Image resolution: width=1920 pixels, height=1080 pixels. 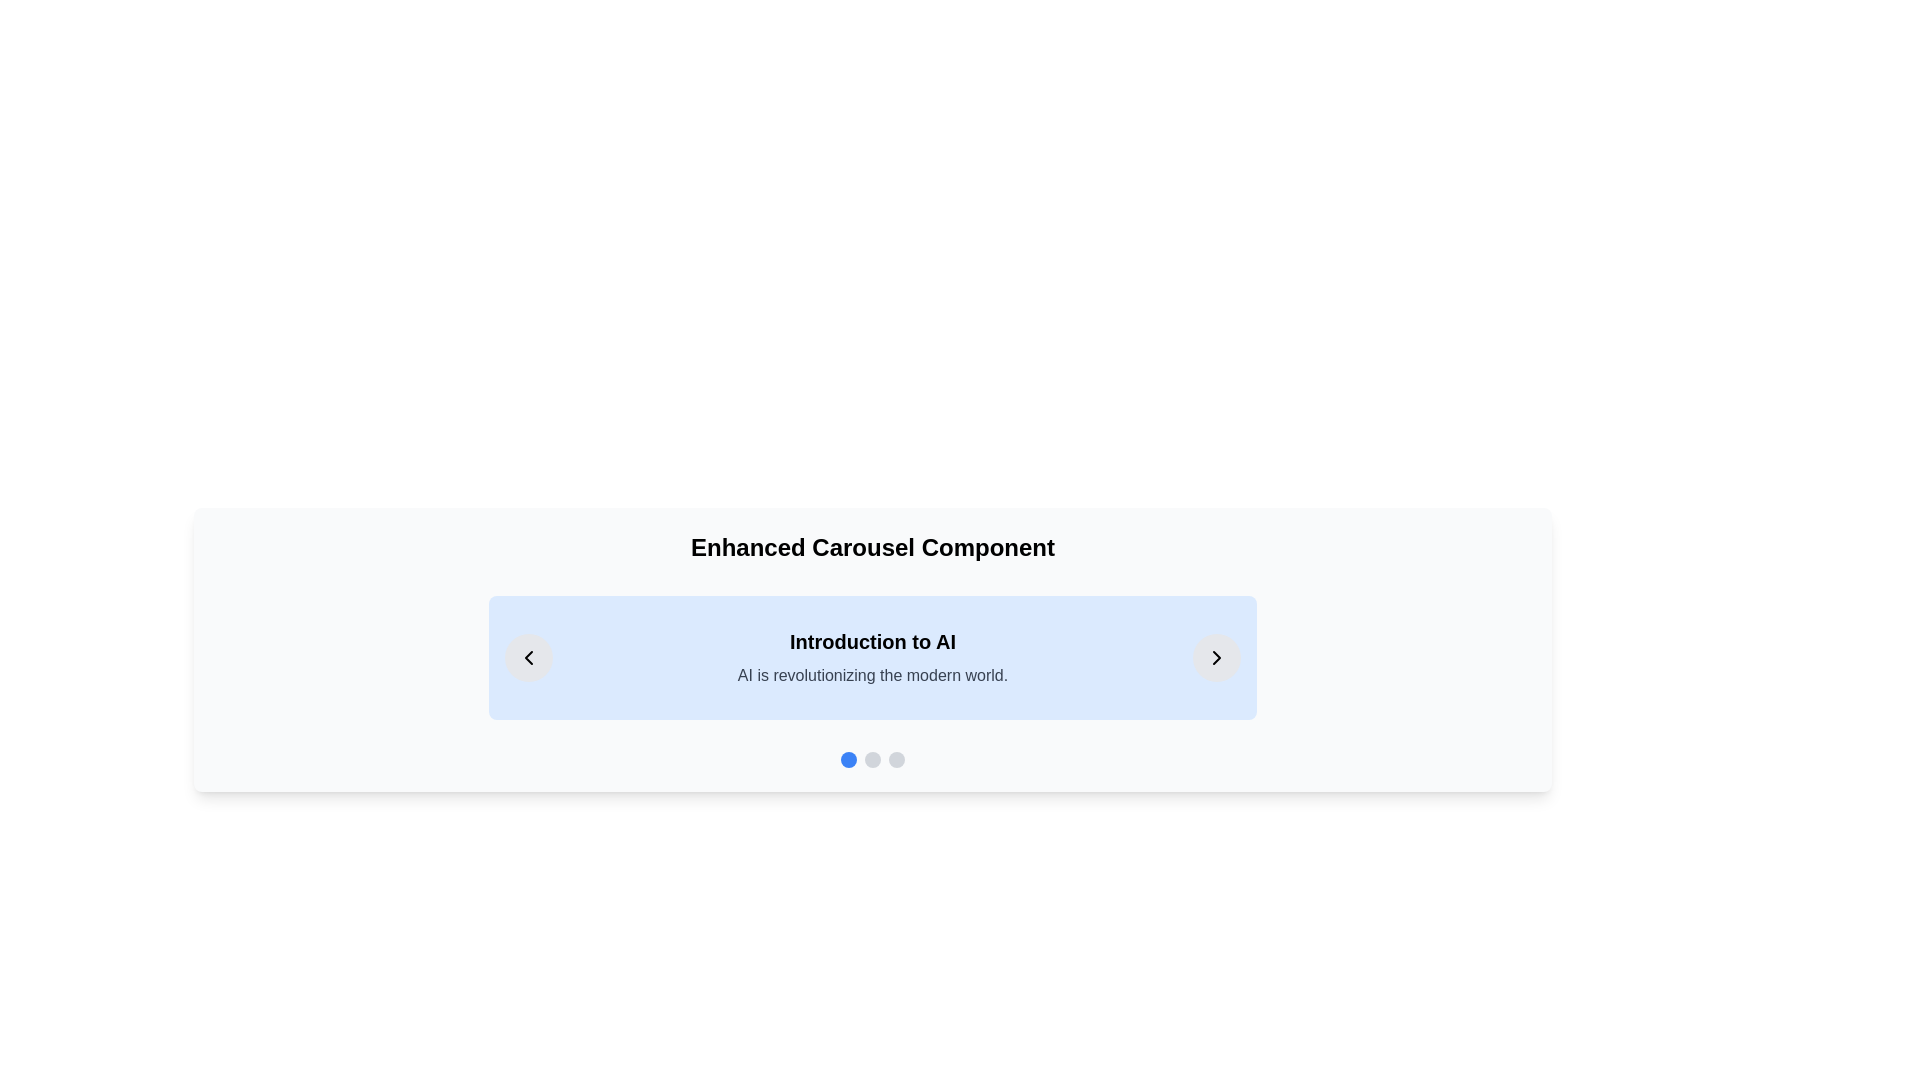 What do you see at coordinates (1216, 658) in the screenshot?
I see `the right-pointing chevron icon` at bounding box center [1216, 658].